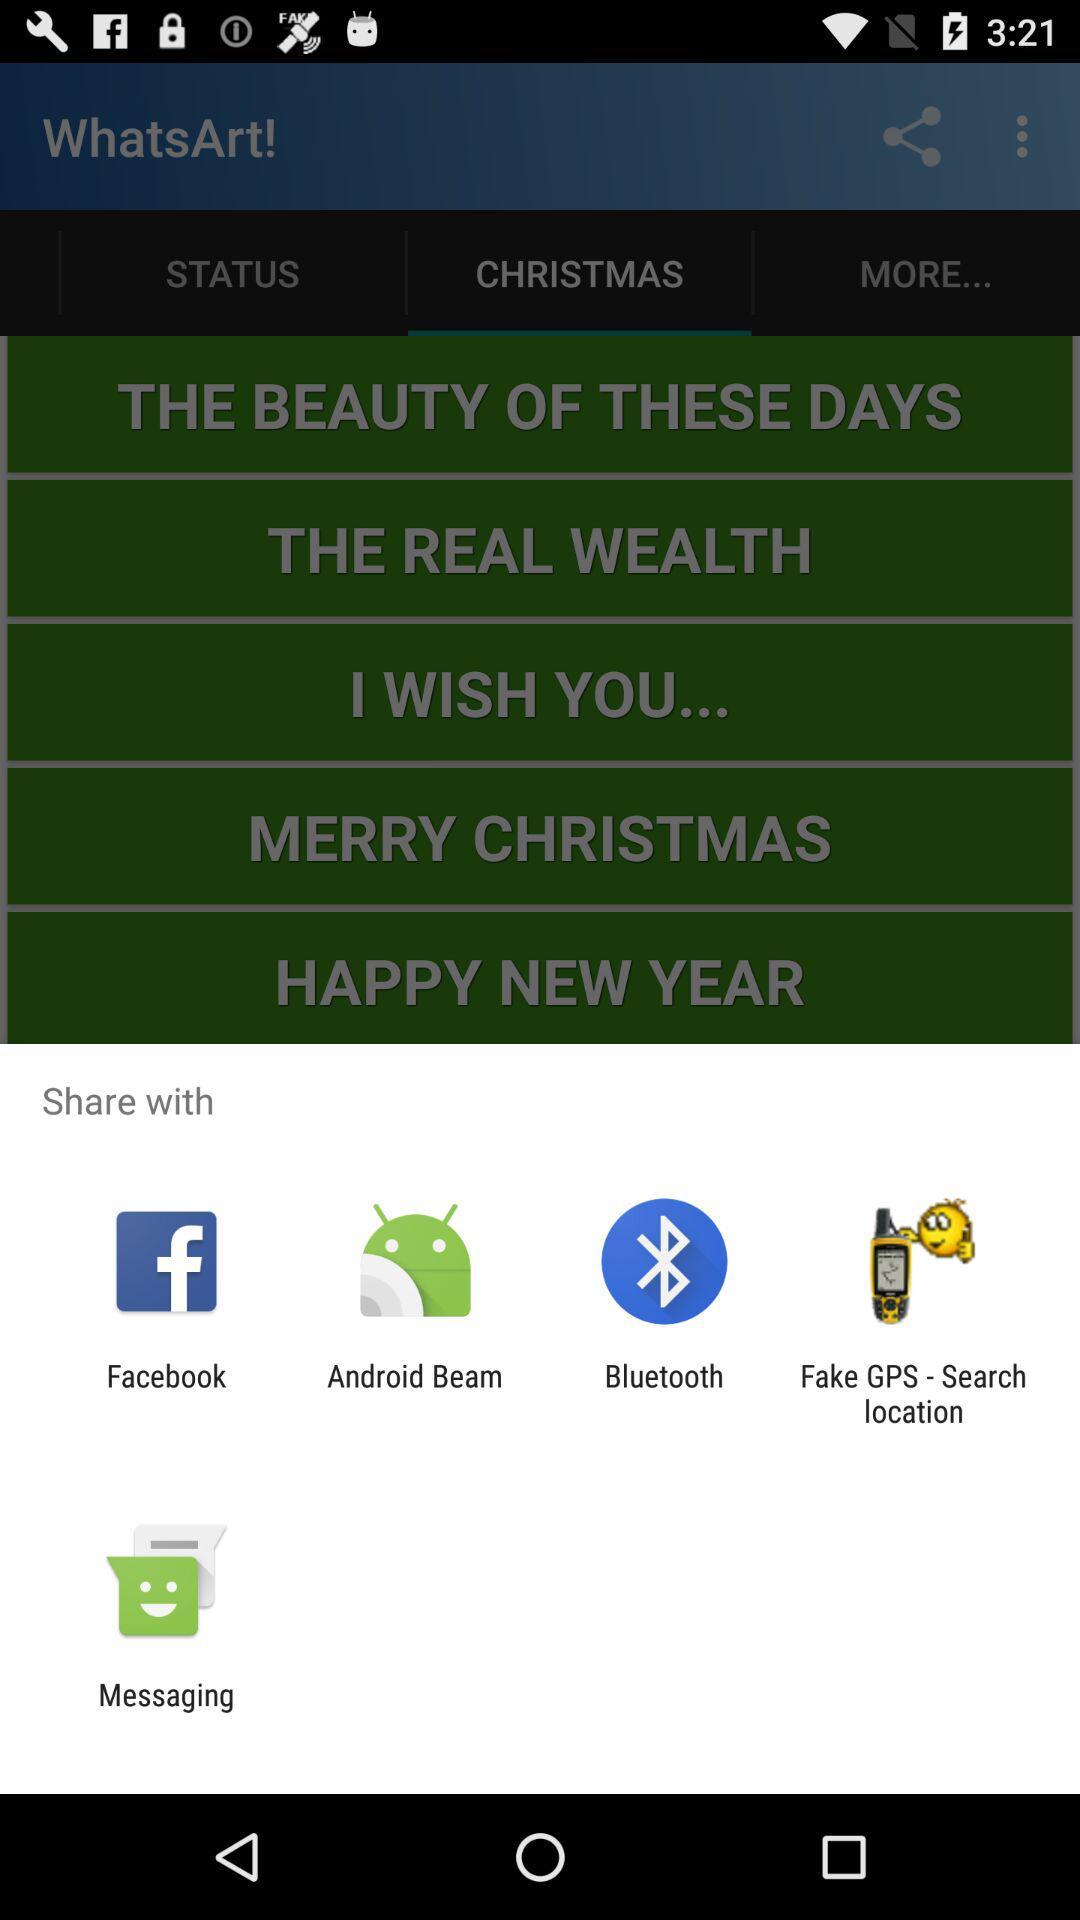  I want to click on app next to the android beam item, so click(165, 1392).